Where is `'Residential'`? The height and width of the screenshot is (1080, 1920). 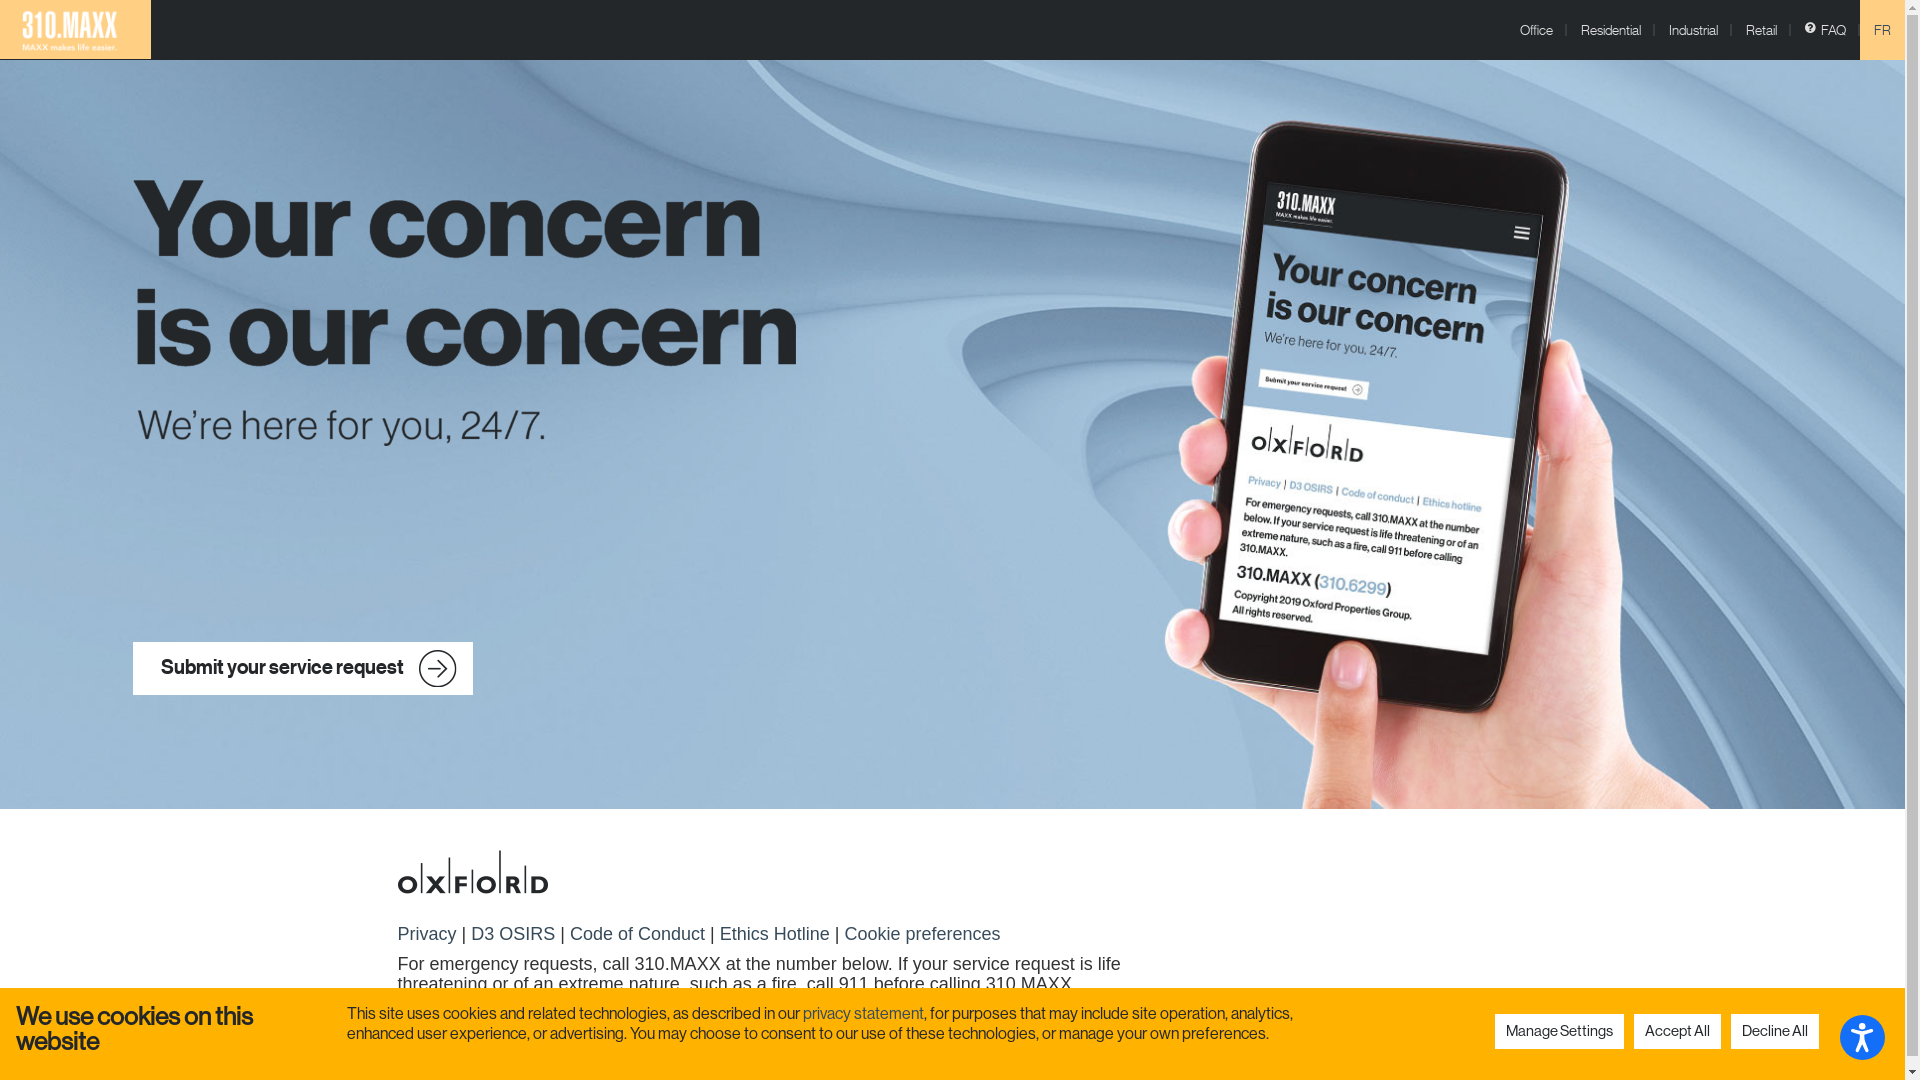 'Residential' is located at coordinates (1565, 30).